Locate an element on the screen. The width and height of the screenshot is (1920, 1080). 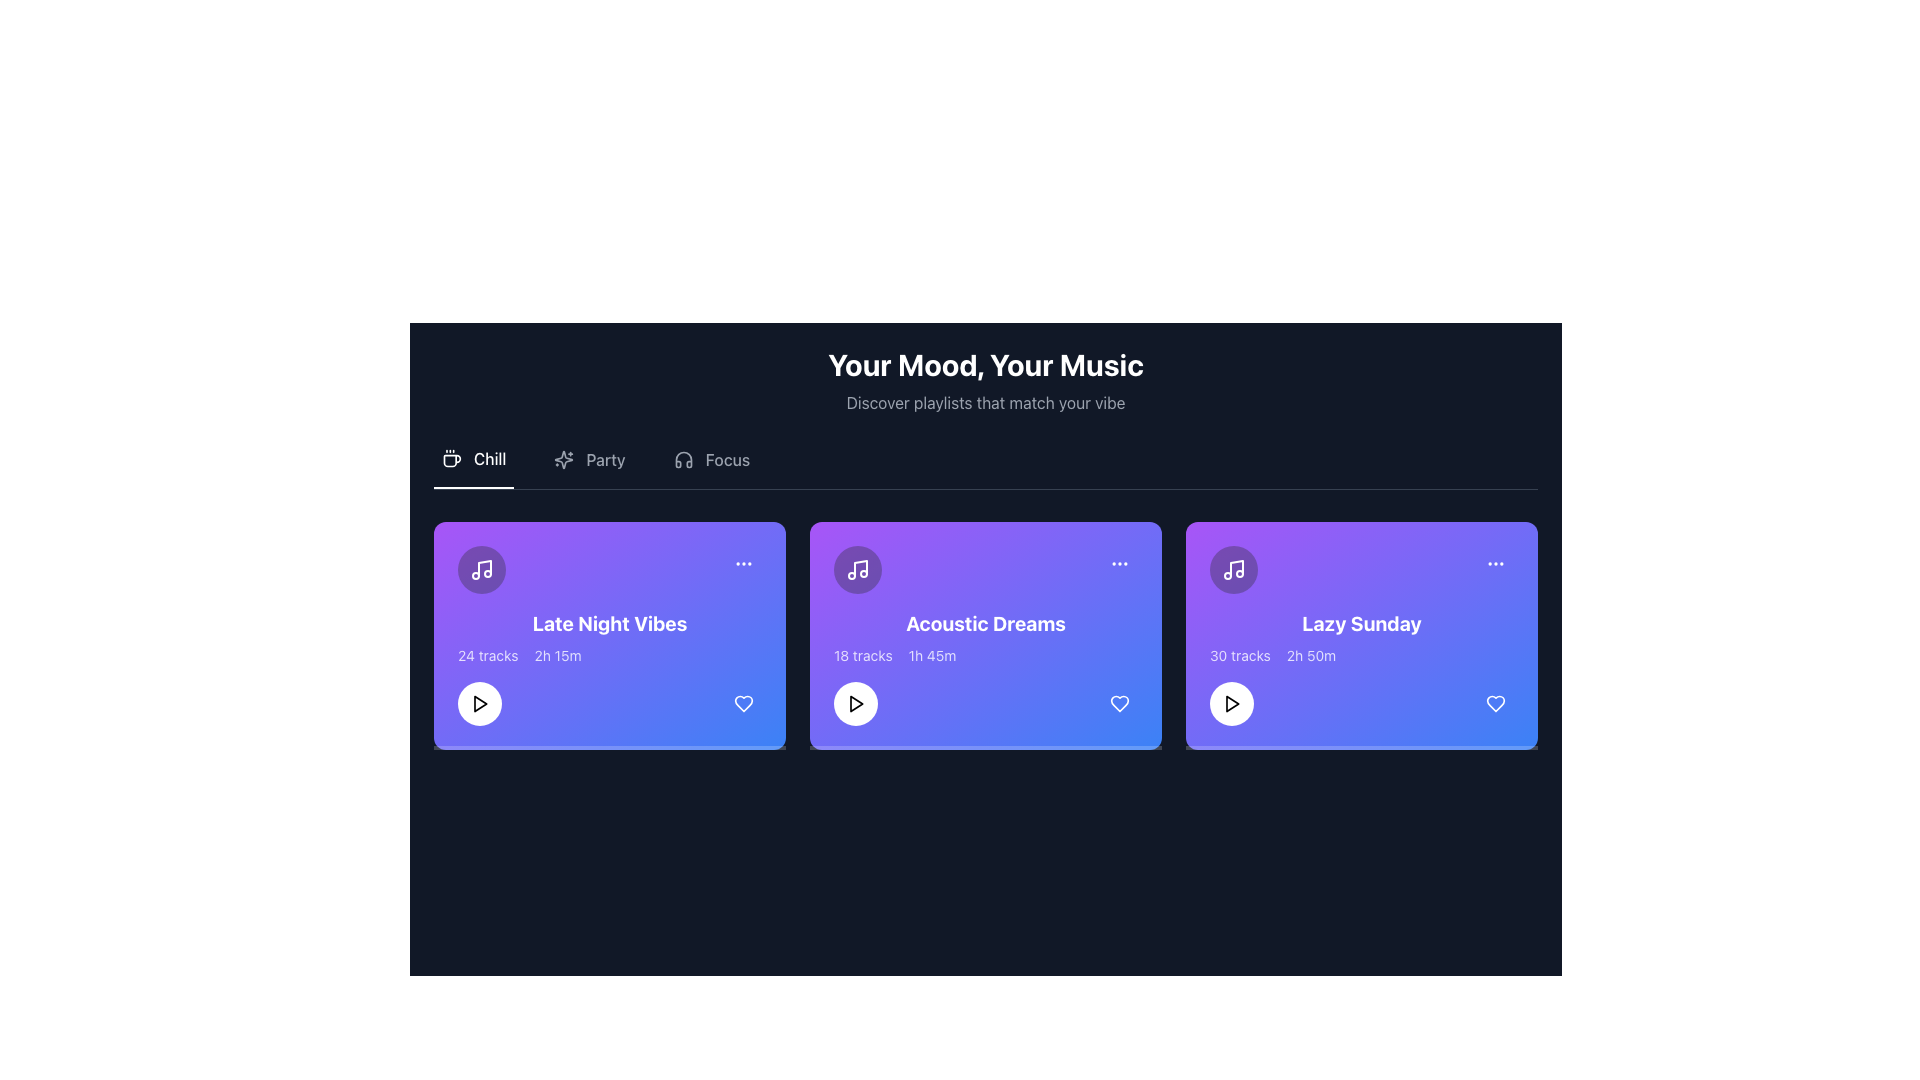
the horizontal decorative divider line located at the bottom of the 'Acoustic Dreams' card in the second position of the playlist cards row is located at coordinates (985, 748).